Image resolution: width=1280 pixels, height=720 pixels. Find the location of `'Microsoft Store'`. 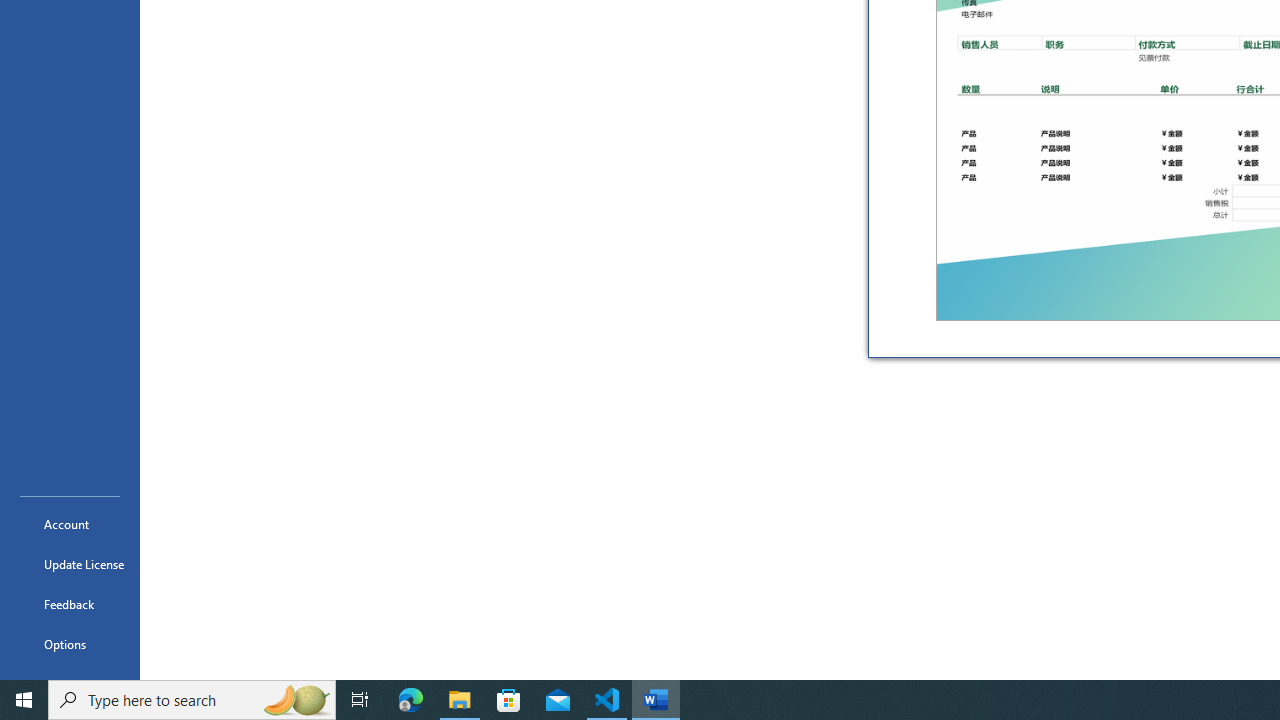

'Microsoft Store' is located at coordinates (509, 698).